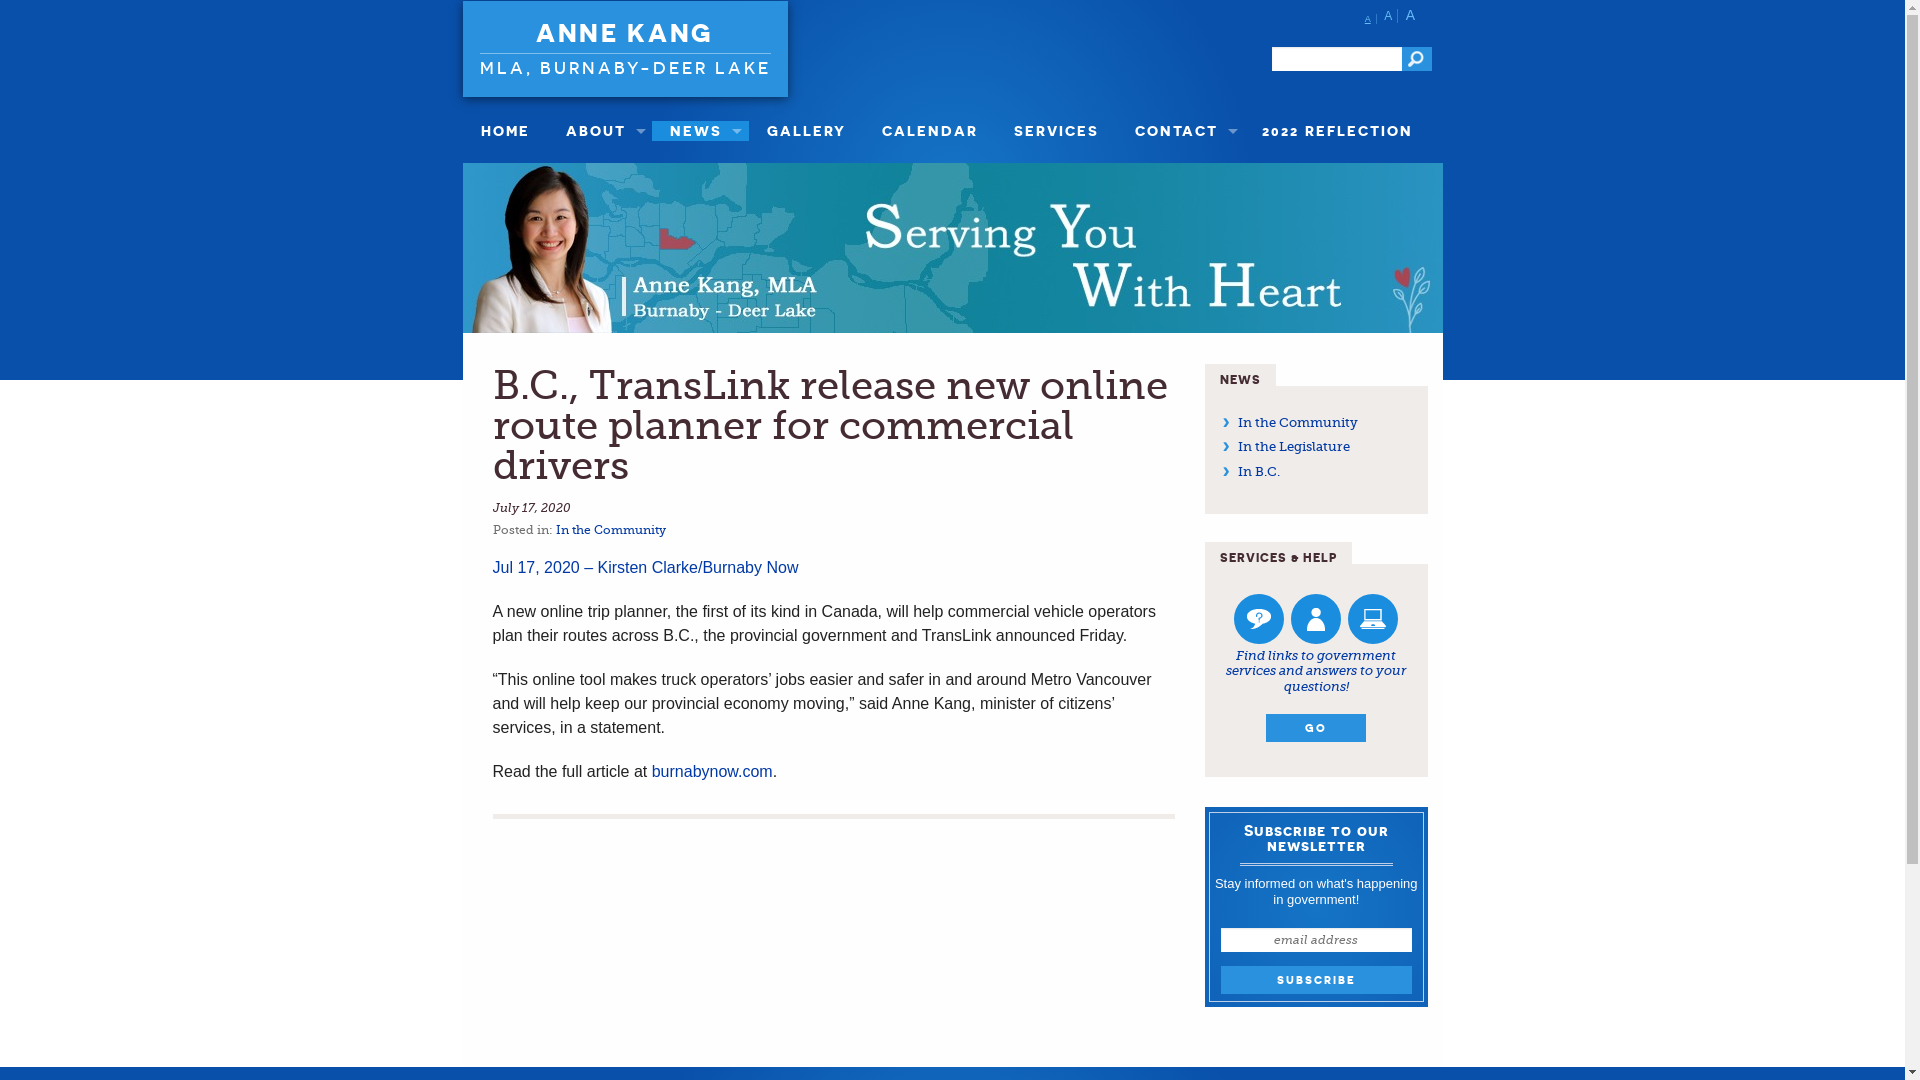 The width and height of the screenshot is (1920, 1080). Describe the element at coordinates (1294, 445) in the screenshot. I see `'In the Legislature'` at that location.